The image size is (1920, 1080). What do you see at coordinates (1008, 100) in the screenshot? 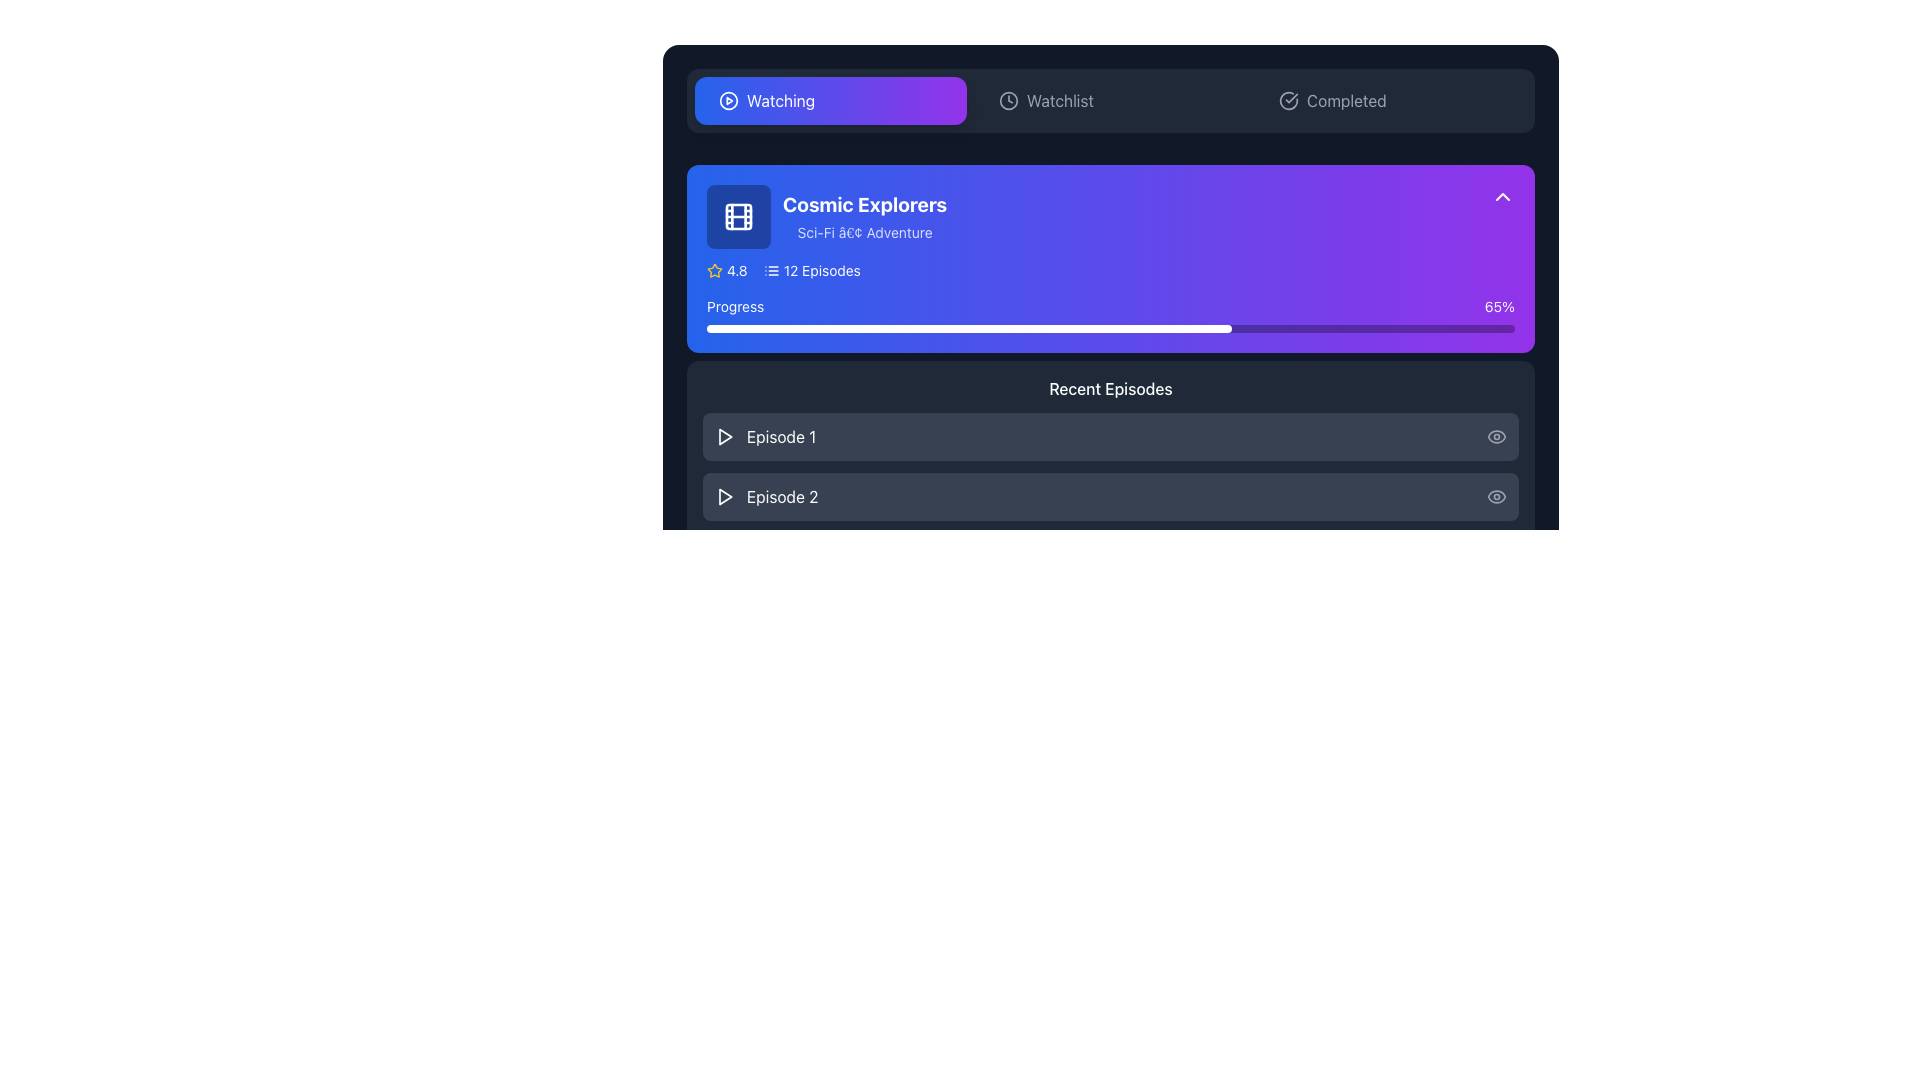
I see `the circular clock-like icon with a minimalist gray design located to the left of the 'Watchlist' text in the top center navigation of the interface` at bounding box center [1008, 100].